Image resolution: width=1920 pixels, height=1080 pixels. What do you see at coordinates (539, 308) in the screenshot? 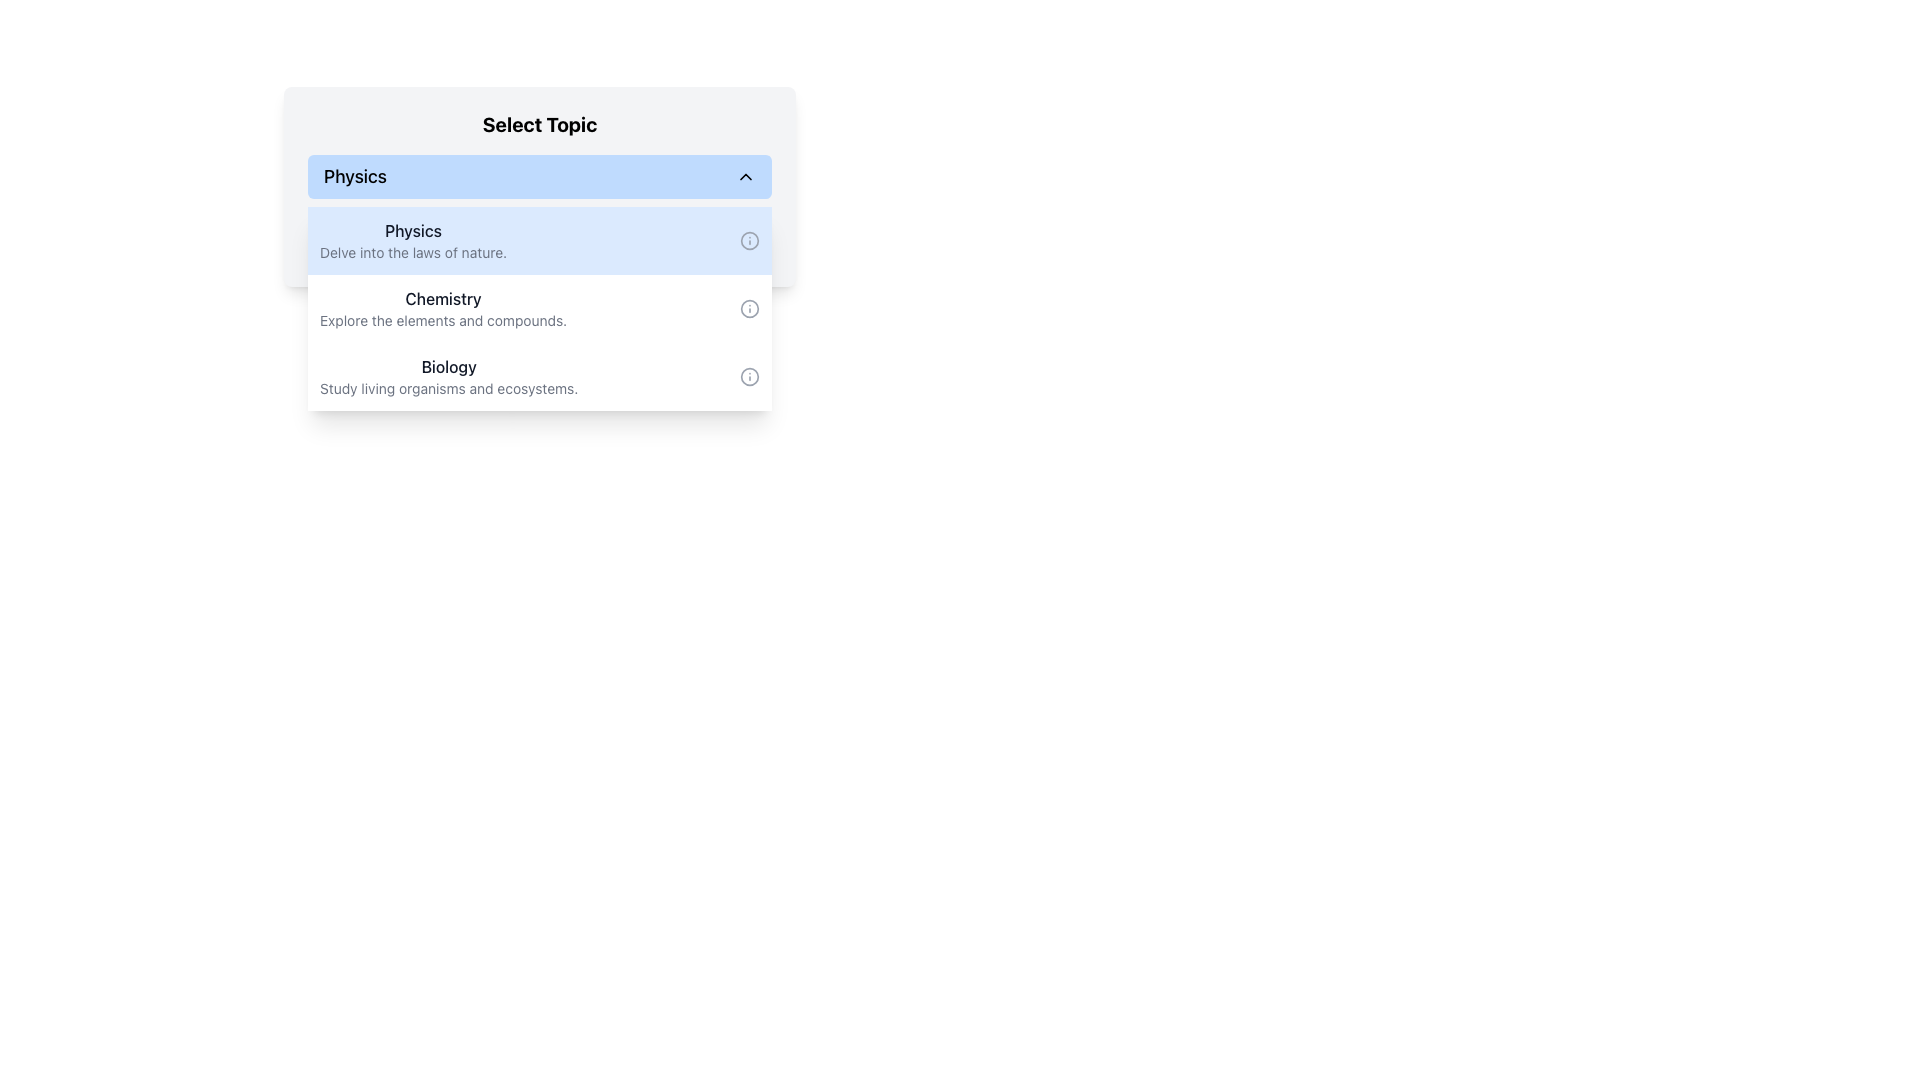
I see `the second selectable list item labeled 'Chemistry'` at bounding box center [539, 308].